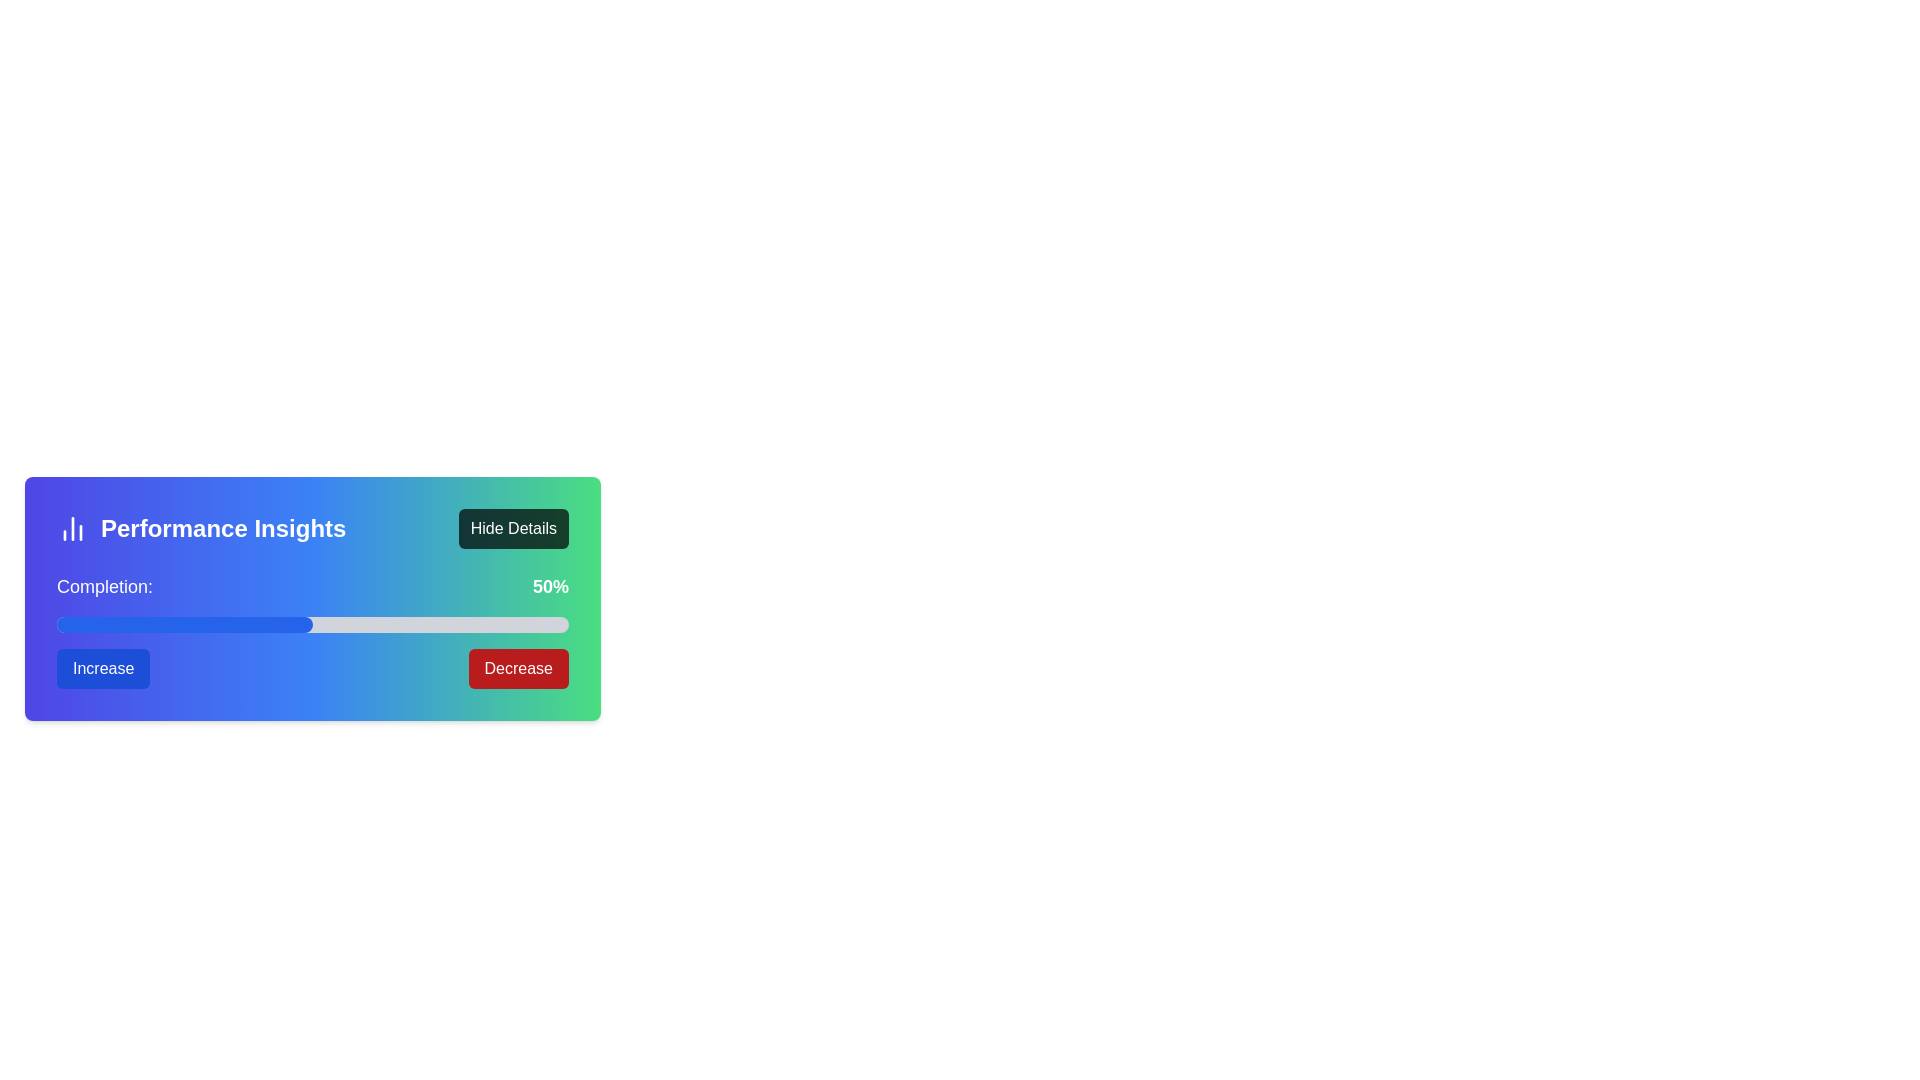 This screenshot has width=1920, height=1080. I want to click on the button located in the upper right corner of the 'Performance Insights' section to hide details, so click(513, 527).